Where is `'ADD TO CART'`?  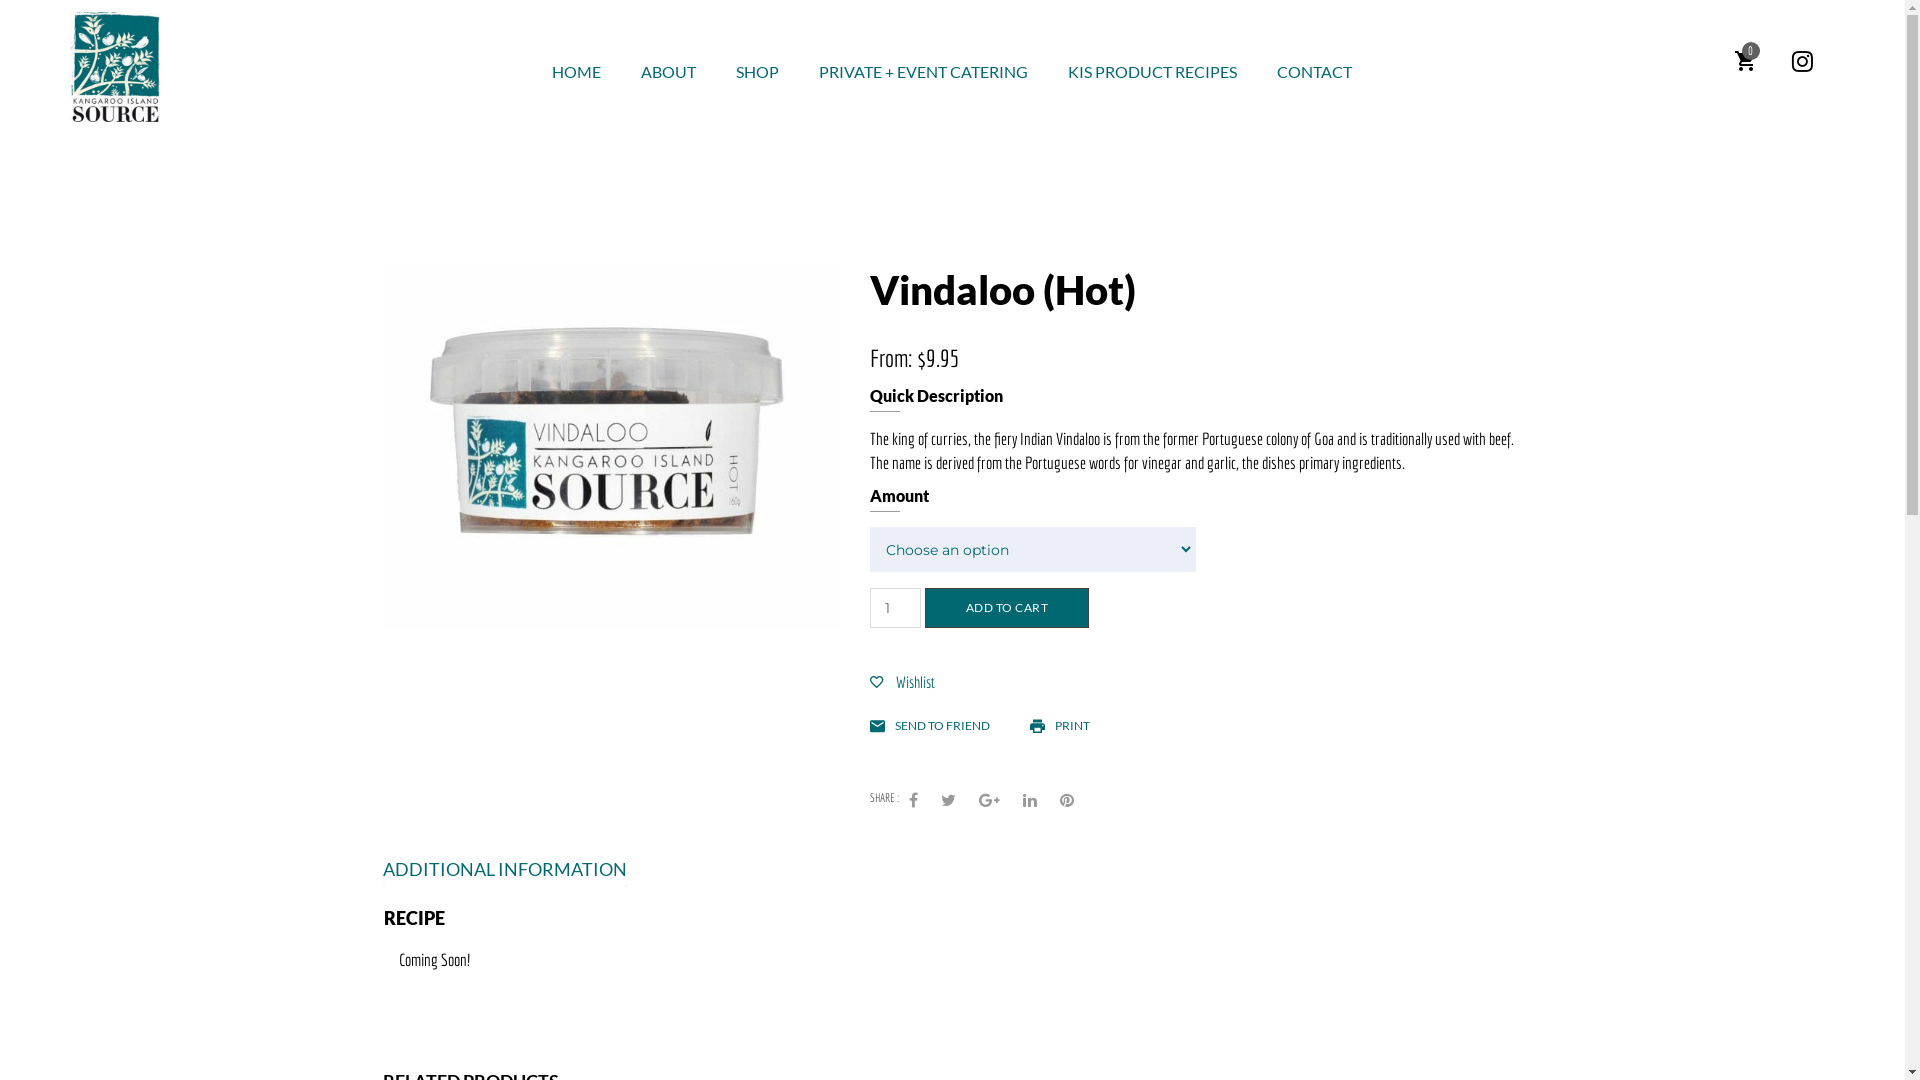 'ADD TO CART' is located at coordinates (1007, 607).